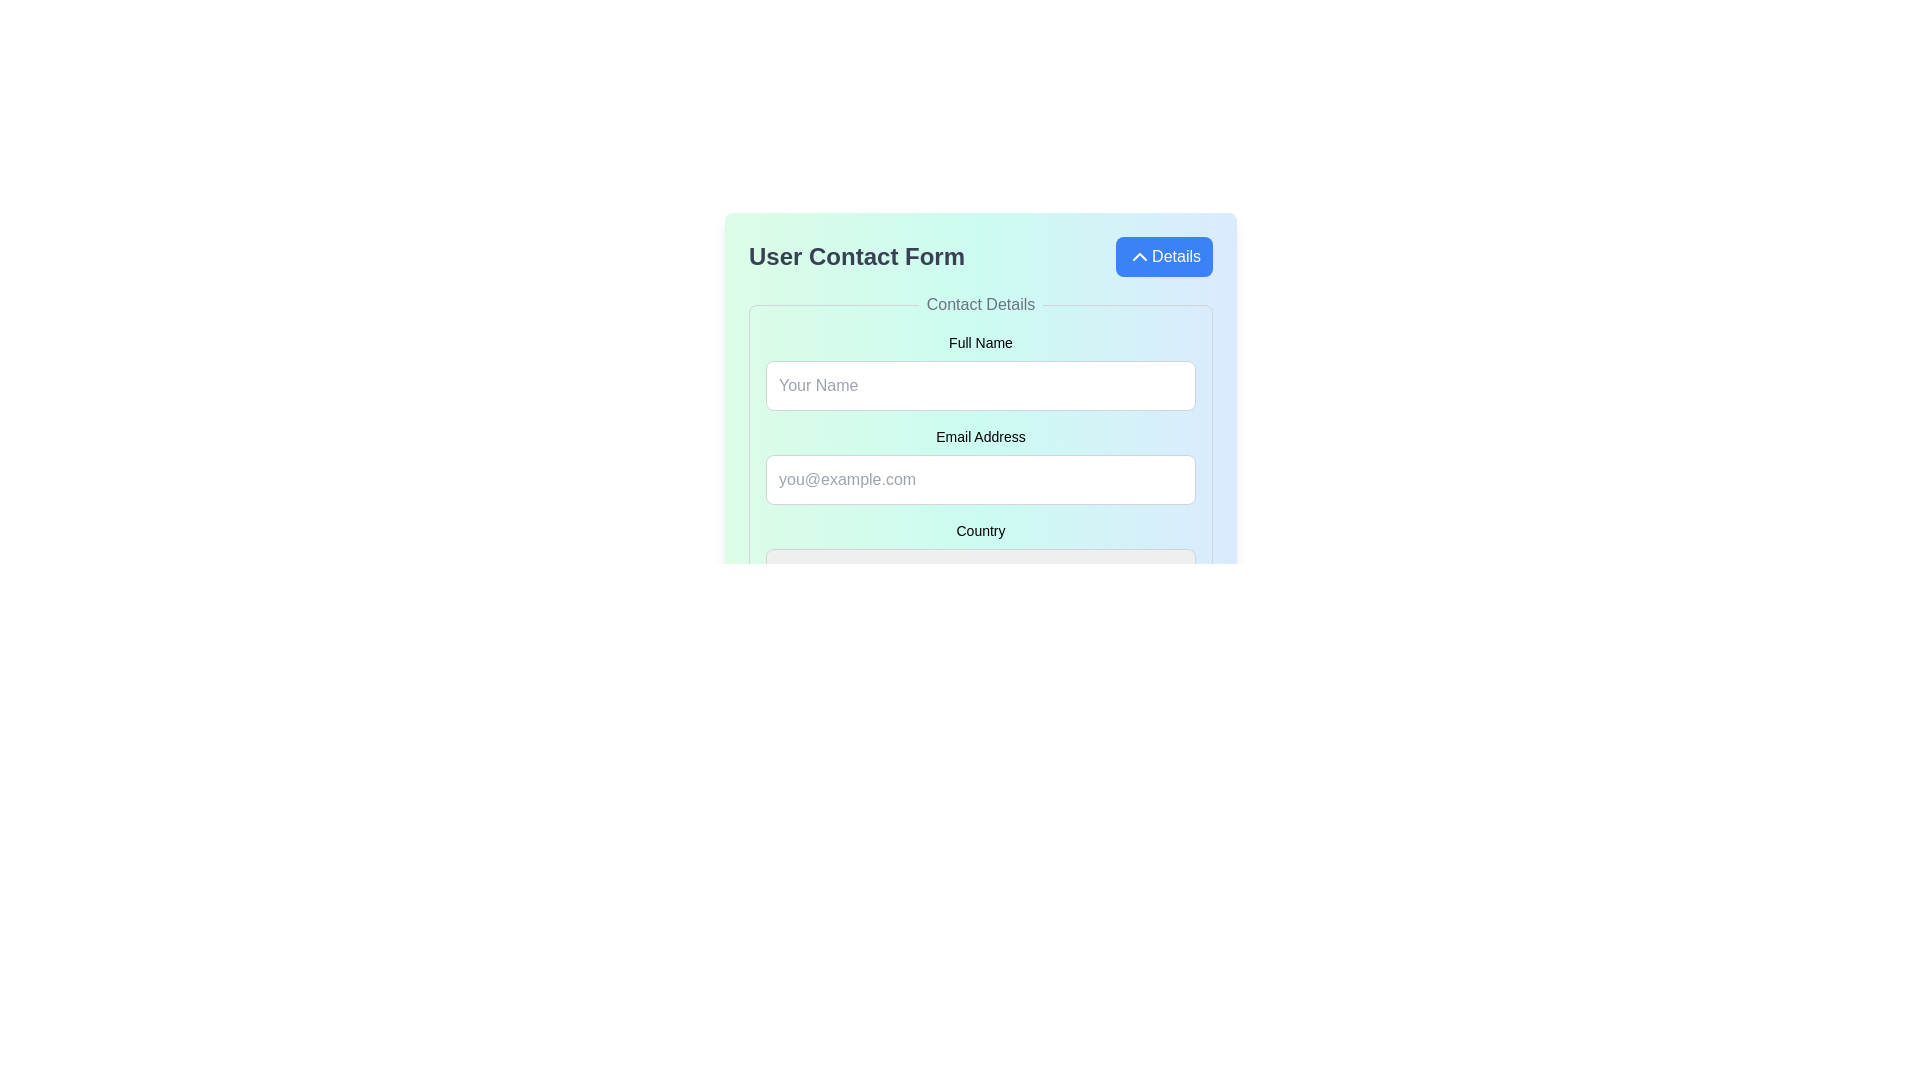  Describe the element at coordinates (1164, 256) in the screenshot. I see `the button located at the top-right corner of the 'User Contact Form' section header` at that location.